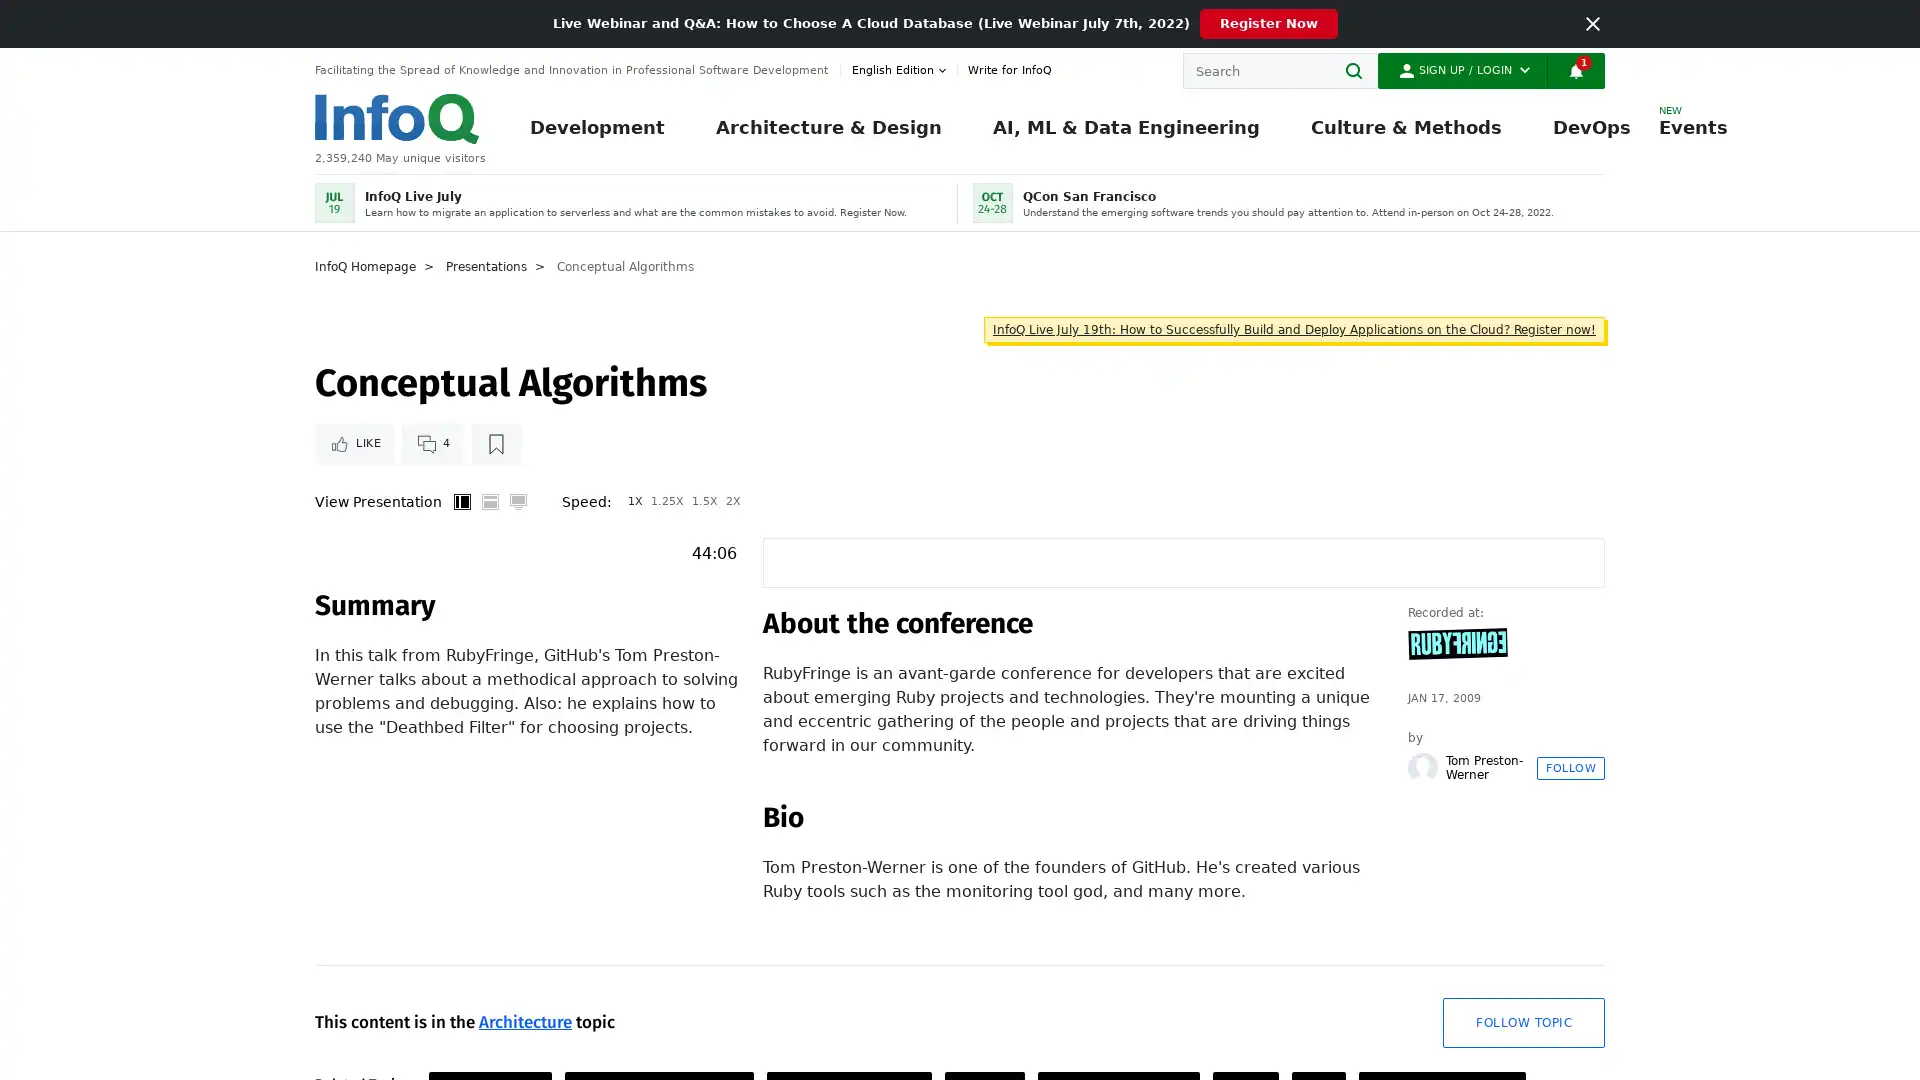 This screenshot has height=1080, width=1920. I want to click on 1.5x, so click(705, 573).